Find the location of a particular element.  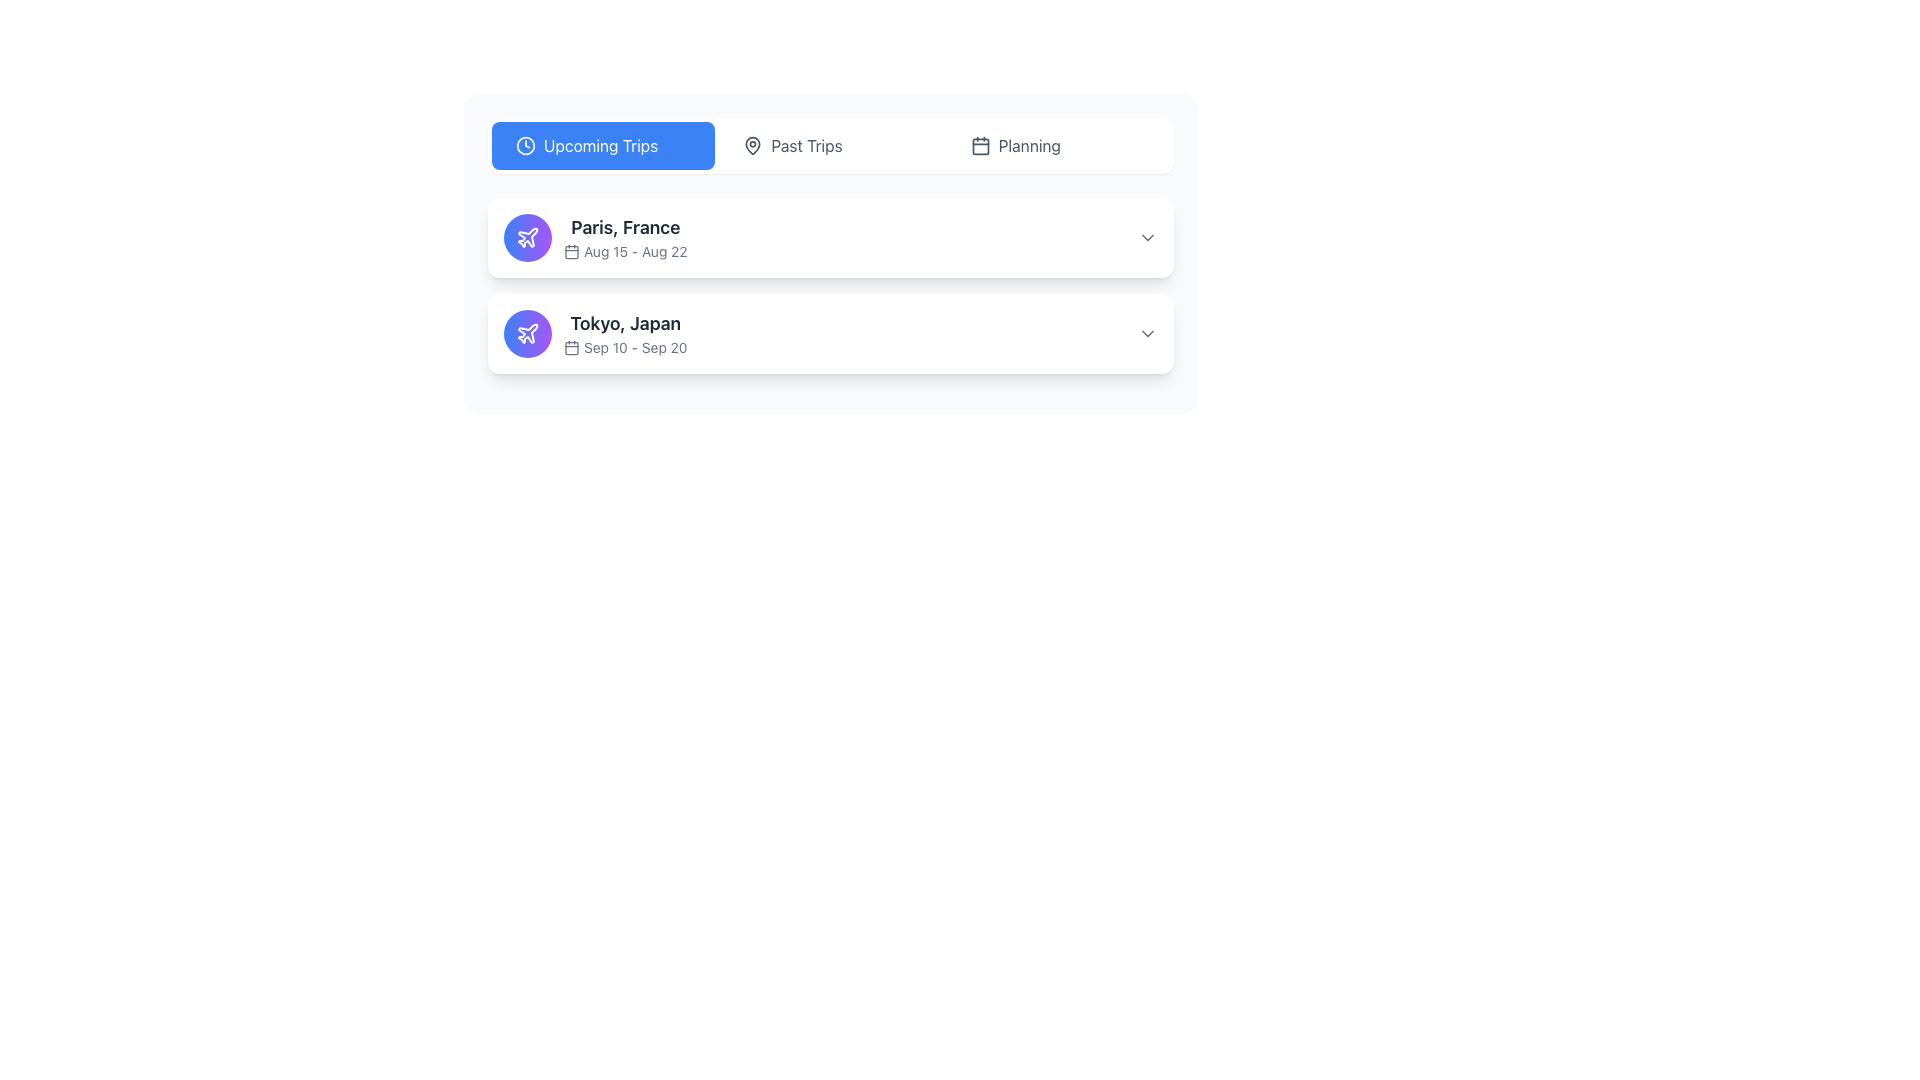

the icon that signifies the date range of the Tokyo trip, positioned to the left of the text 'Sep 10 - Sep 20' within the trip card is located at coordinates (570, 346).